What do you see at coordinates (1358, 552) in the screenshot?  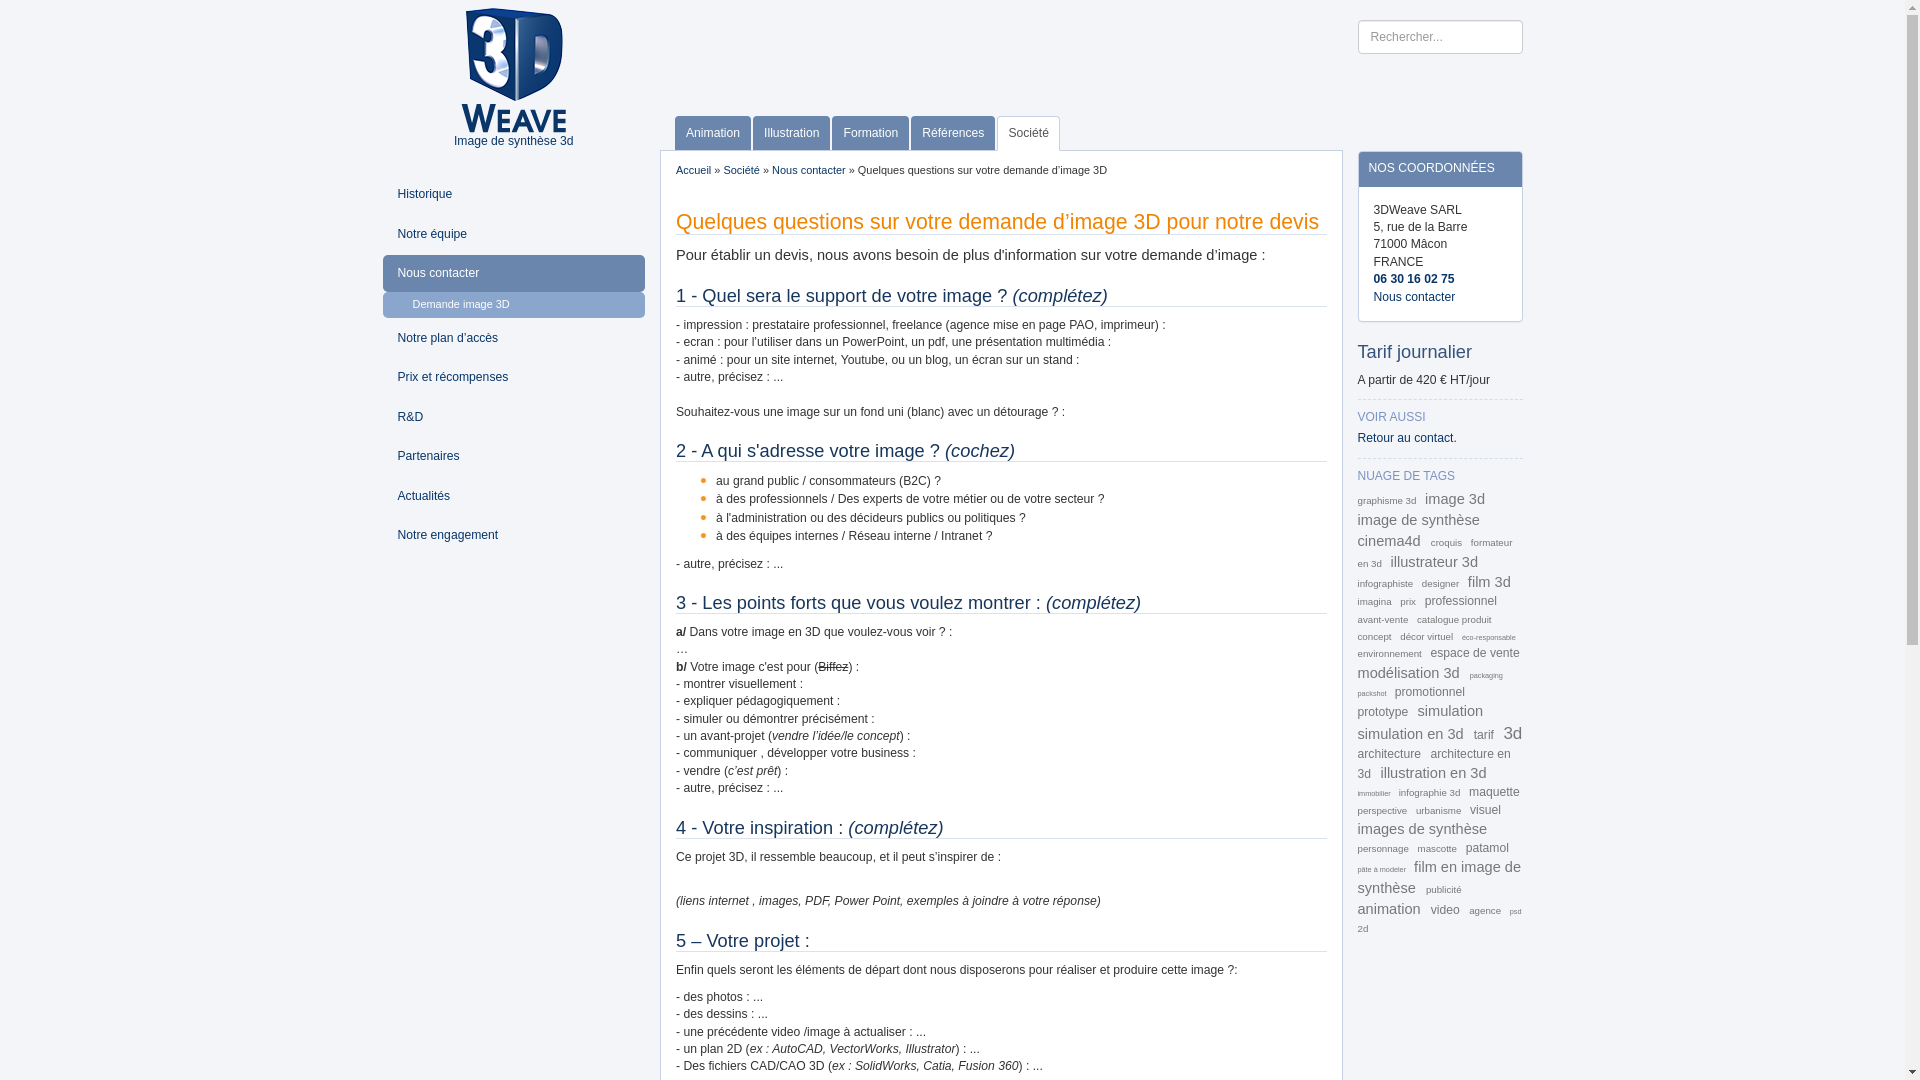 I see `'formateur en 3d'` at bounding box center [1358, 552].